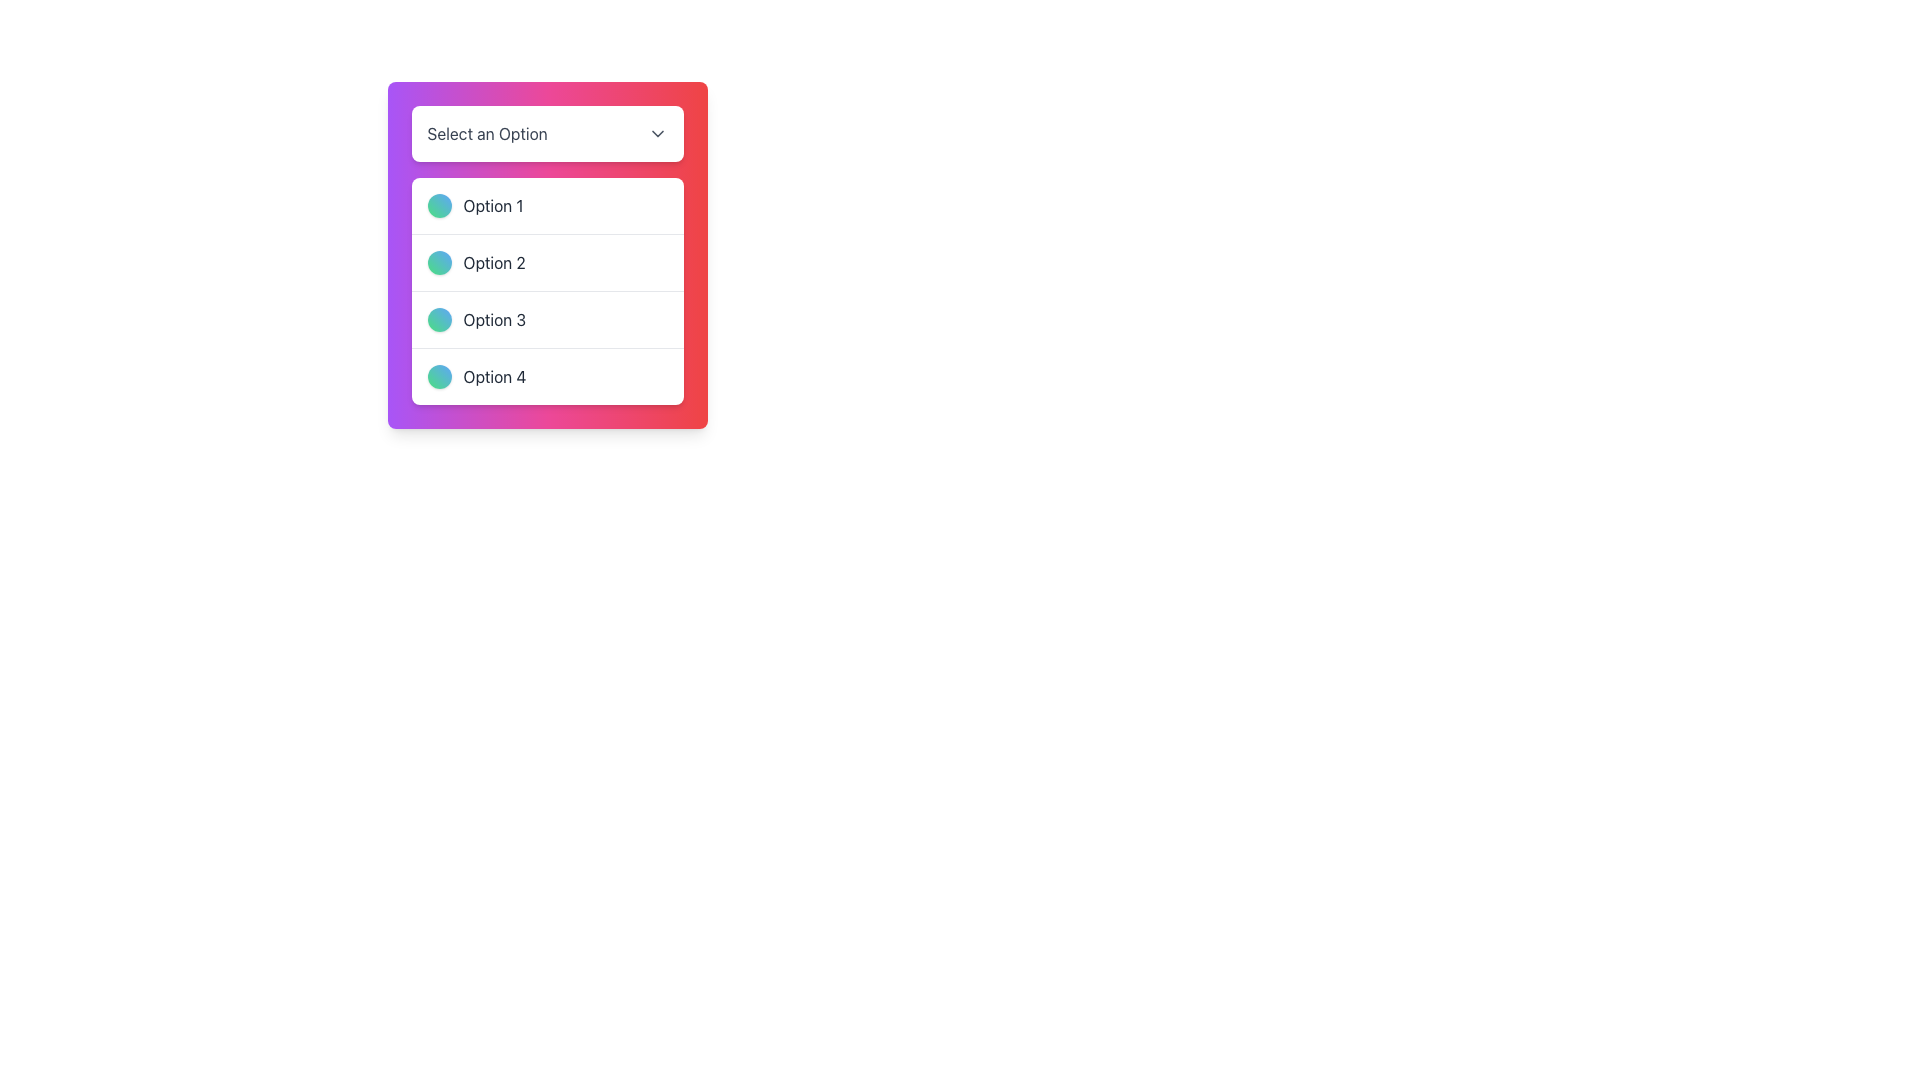  I want to click on the circular button with a gradient background that is part of the menu list item labeled 'Option 1', so click(438, 205).